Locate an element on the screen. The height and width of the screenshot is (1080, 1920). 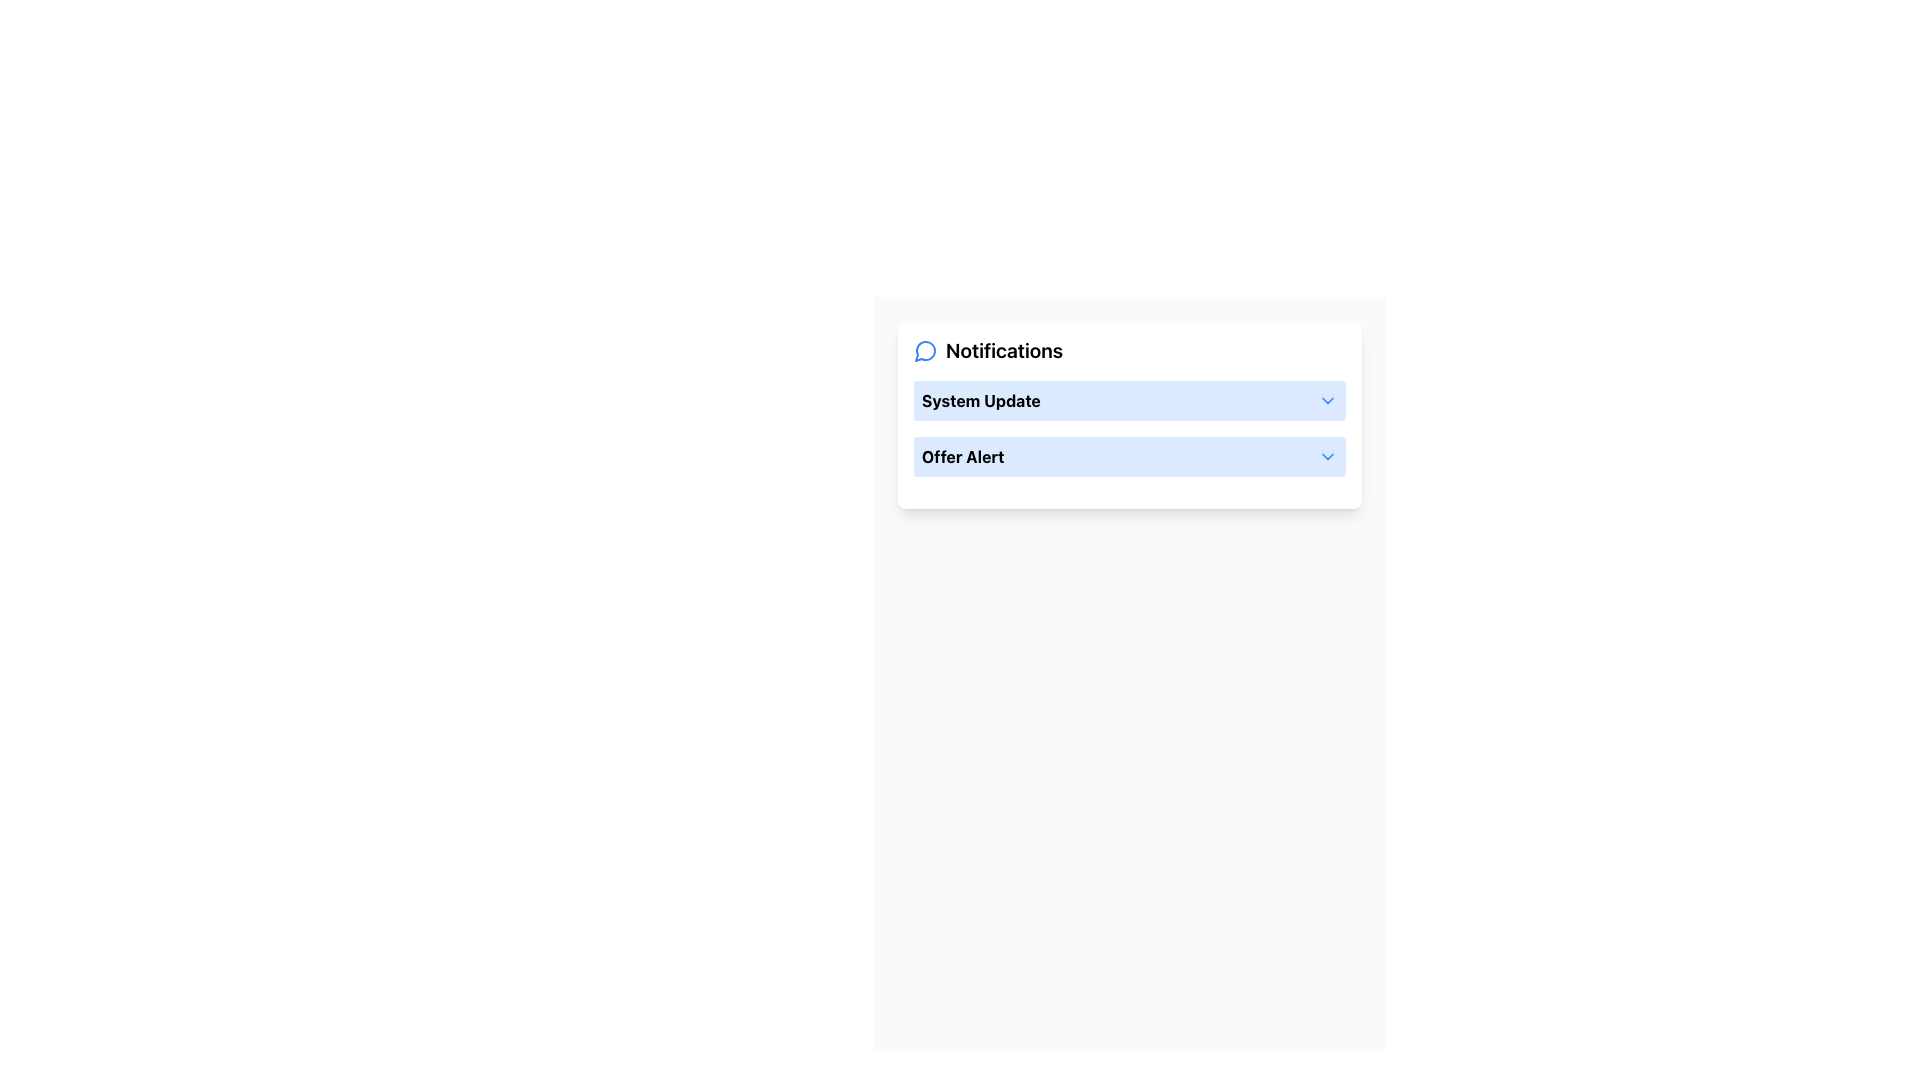
the bold textual label reading 'Notifications', which is prominently styled and positioned next to a speech bubble icon in the notification panel is located at coordinates (1004, 350).